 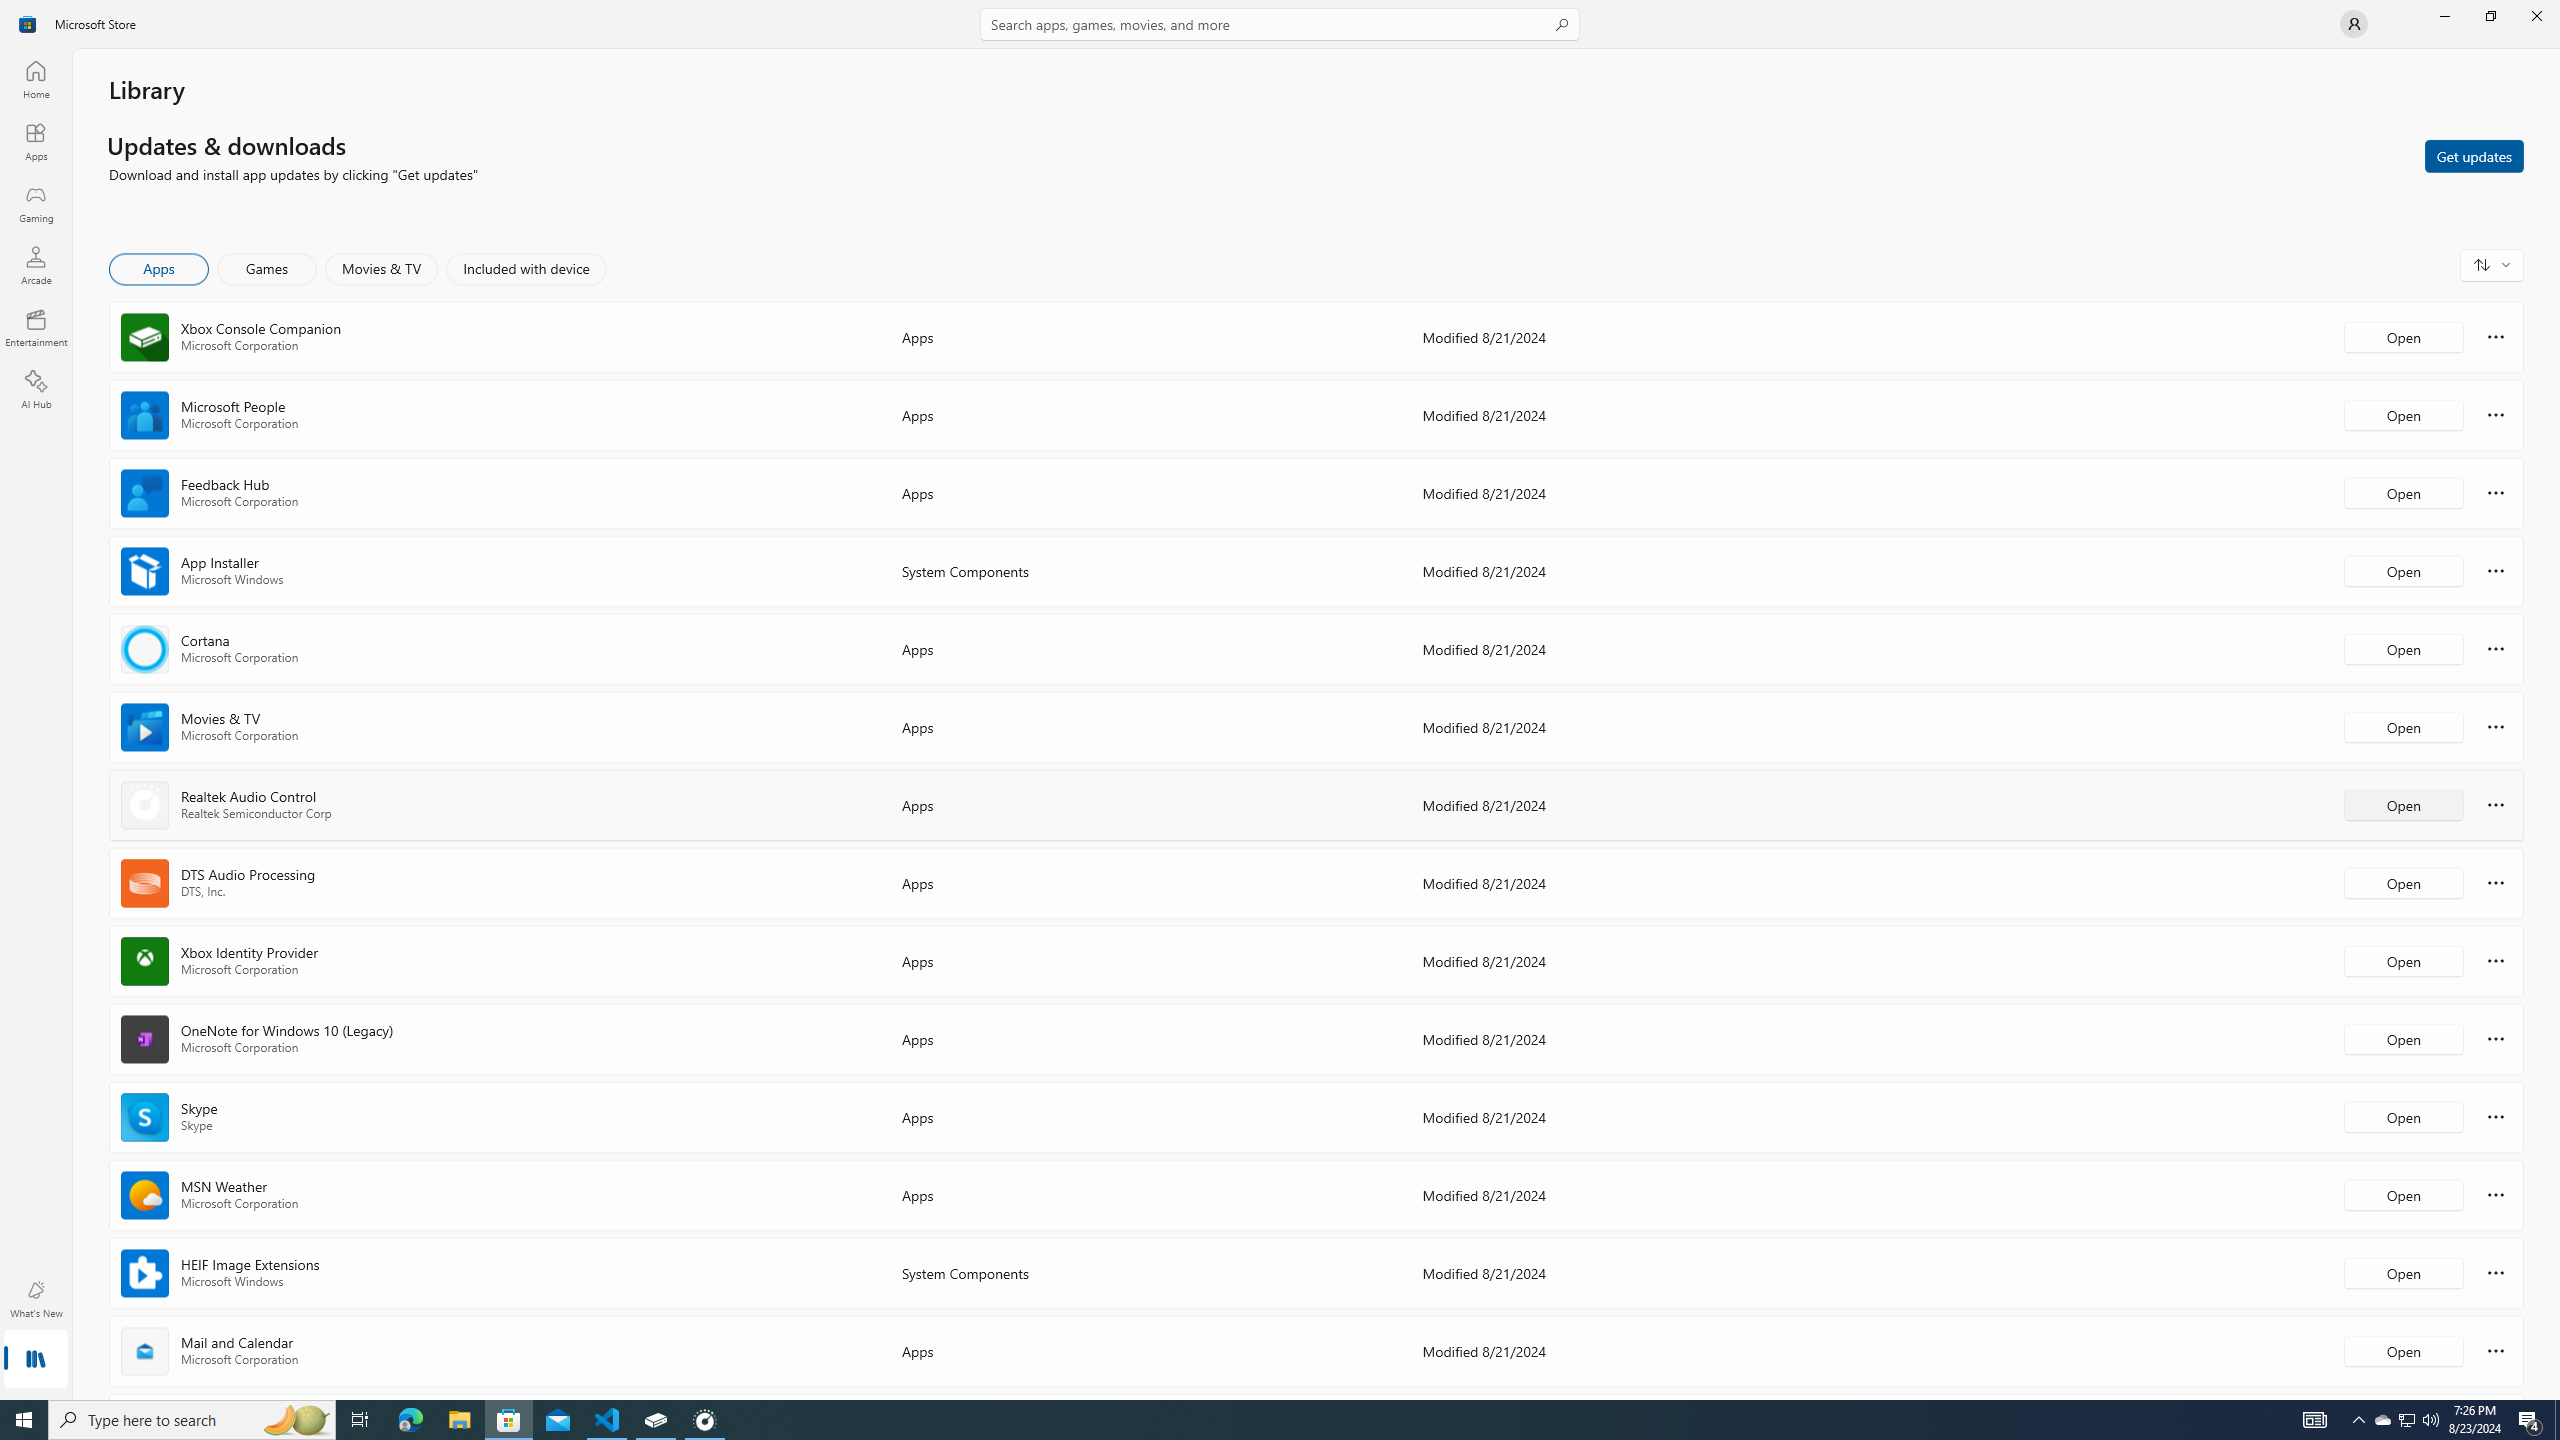 What do you see at coordinates (34, 388) in the screenshot?
I see `'AI Hub'` at bounding box center [34, 388].